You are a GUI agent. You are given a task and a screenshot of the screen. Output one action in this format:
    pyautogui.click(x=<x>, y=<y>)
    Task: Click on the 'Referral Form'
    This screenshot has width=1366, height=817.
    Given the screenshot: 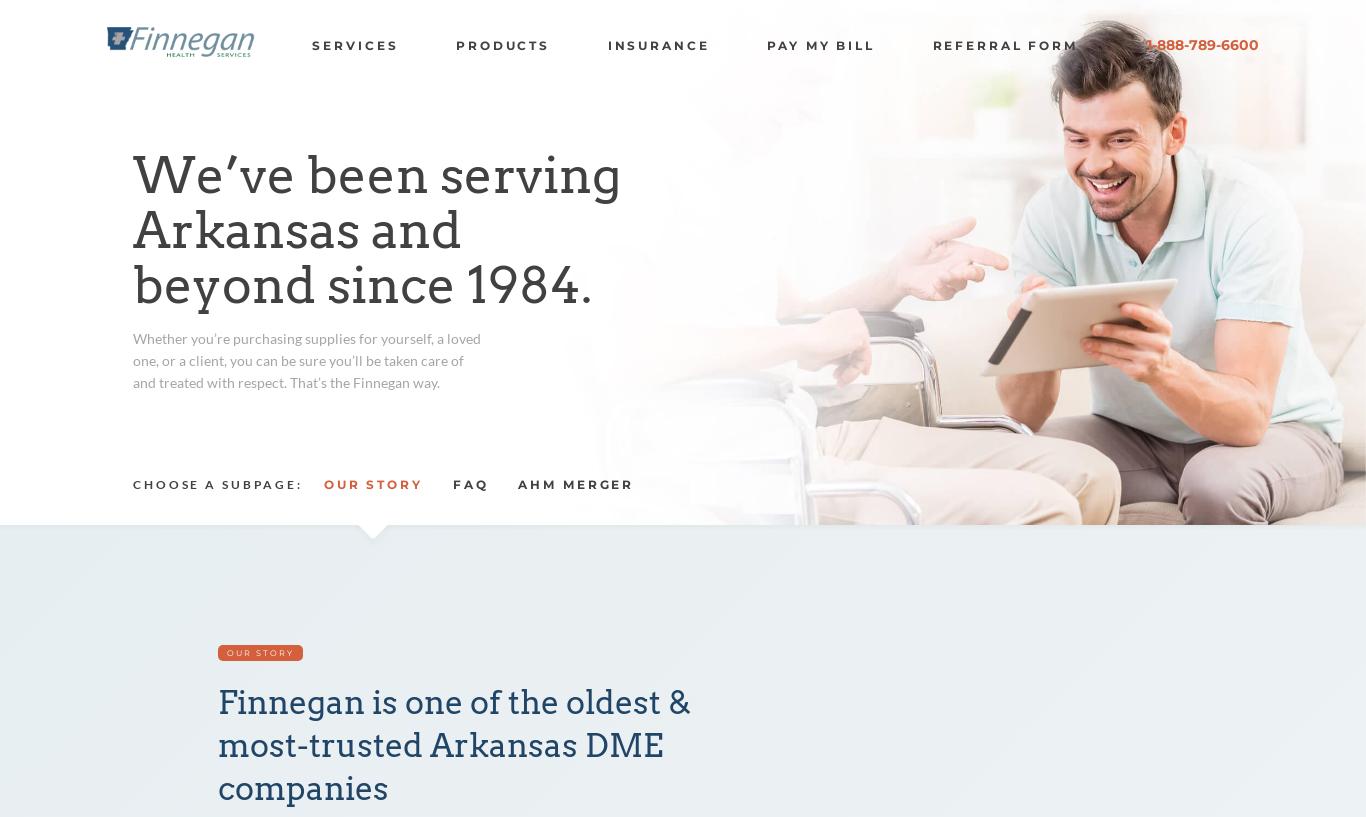 What is the action you would take?
    pyautogui.click(x=1004, y=43)
    